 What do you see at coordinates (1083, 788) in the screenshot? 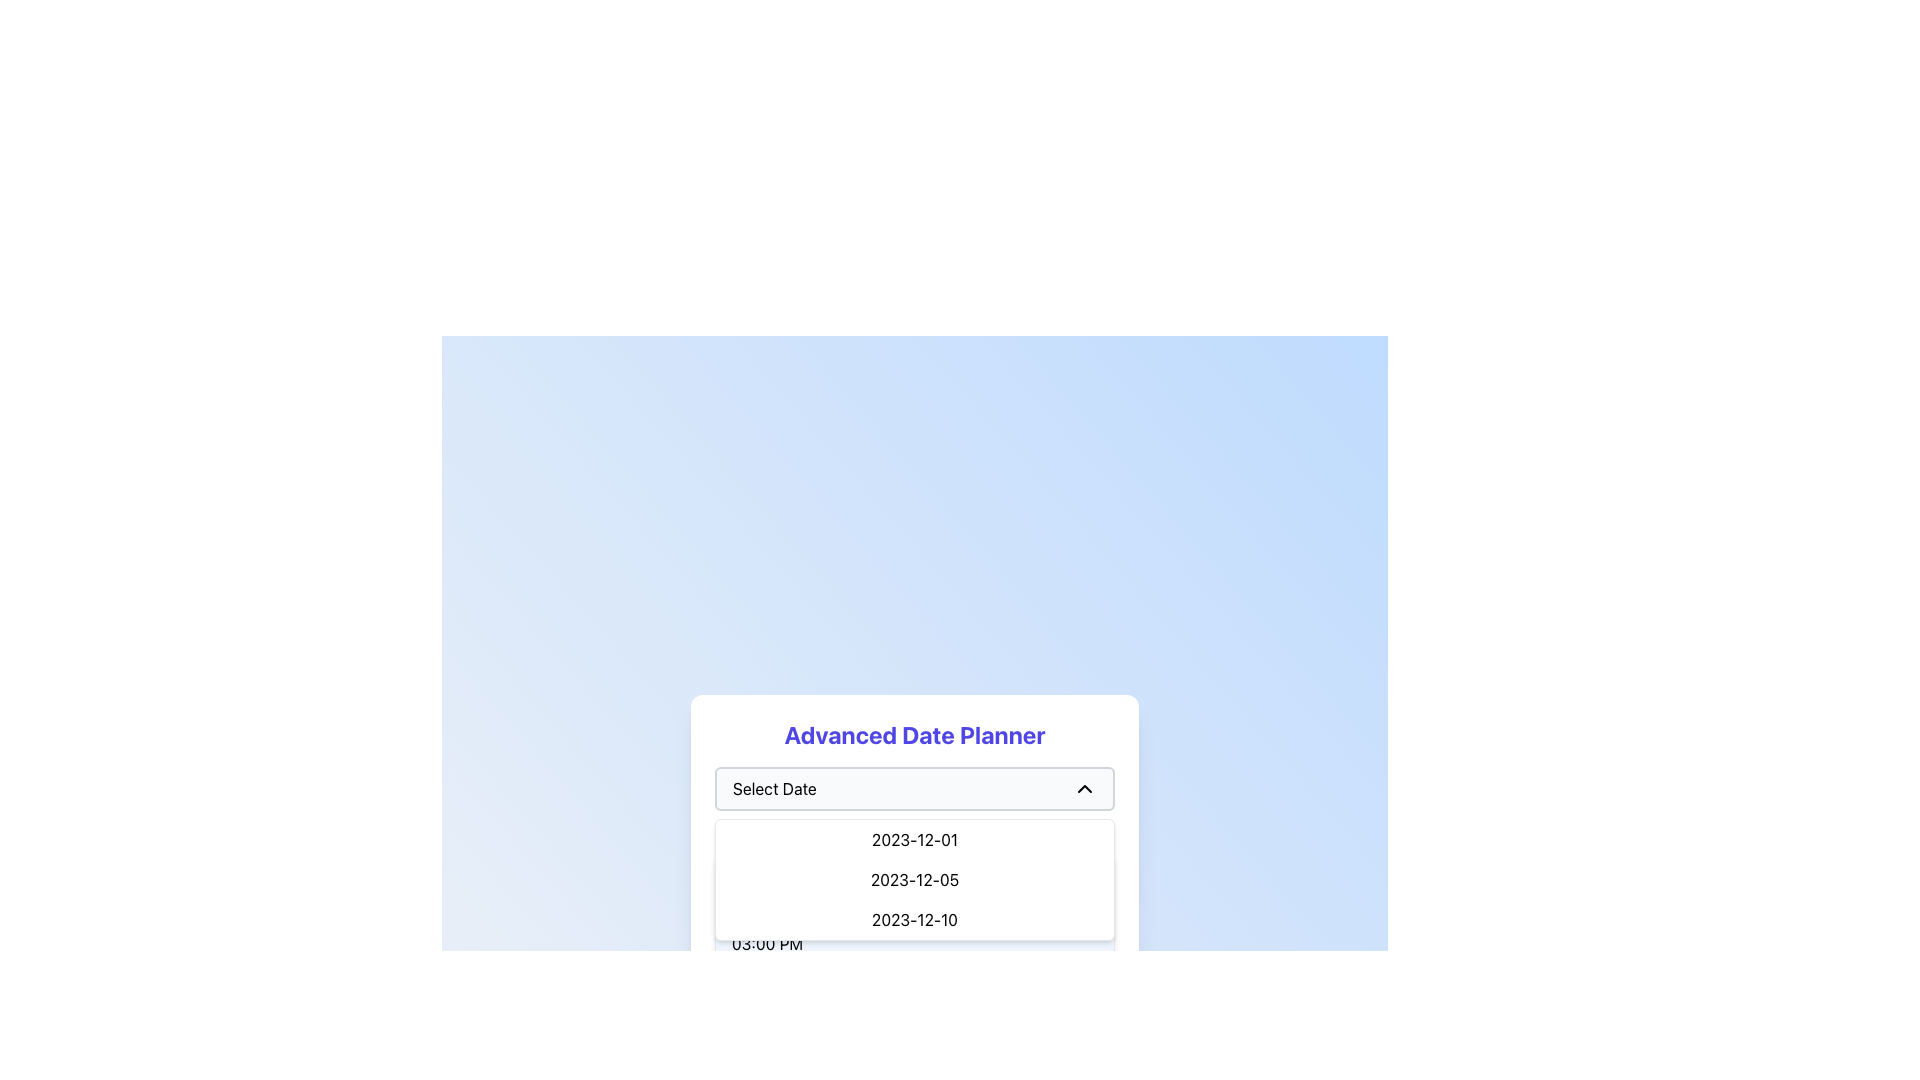
I see `the triangular 'up' chevron icon located at the far right of the 'Select Date' input field` at bounding box center [1083, 788].